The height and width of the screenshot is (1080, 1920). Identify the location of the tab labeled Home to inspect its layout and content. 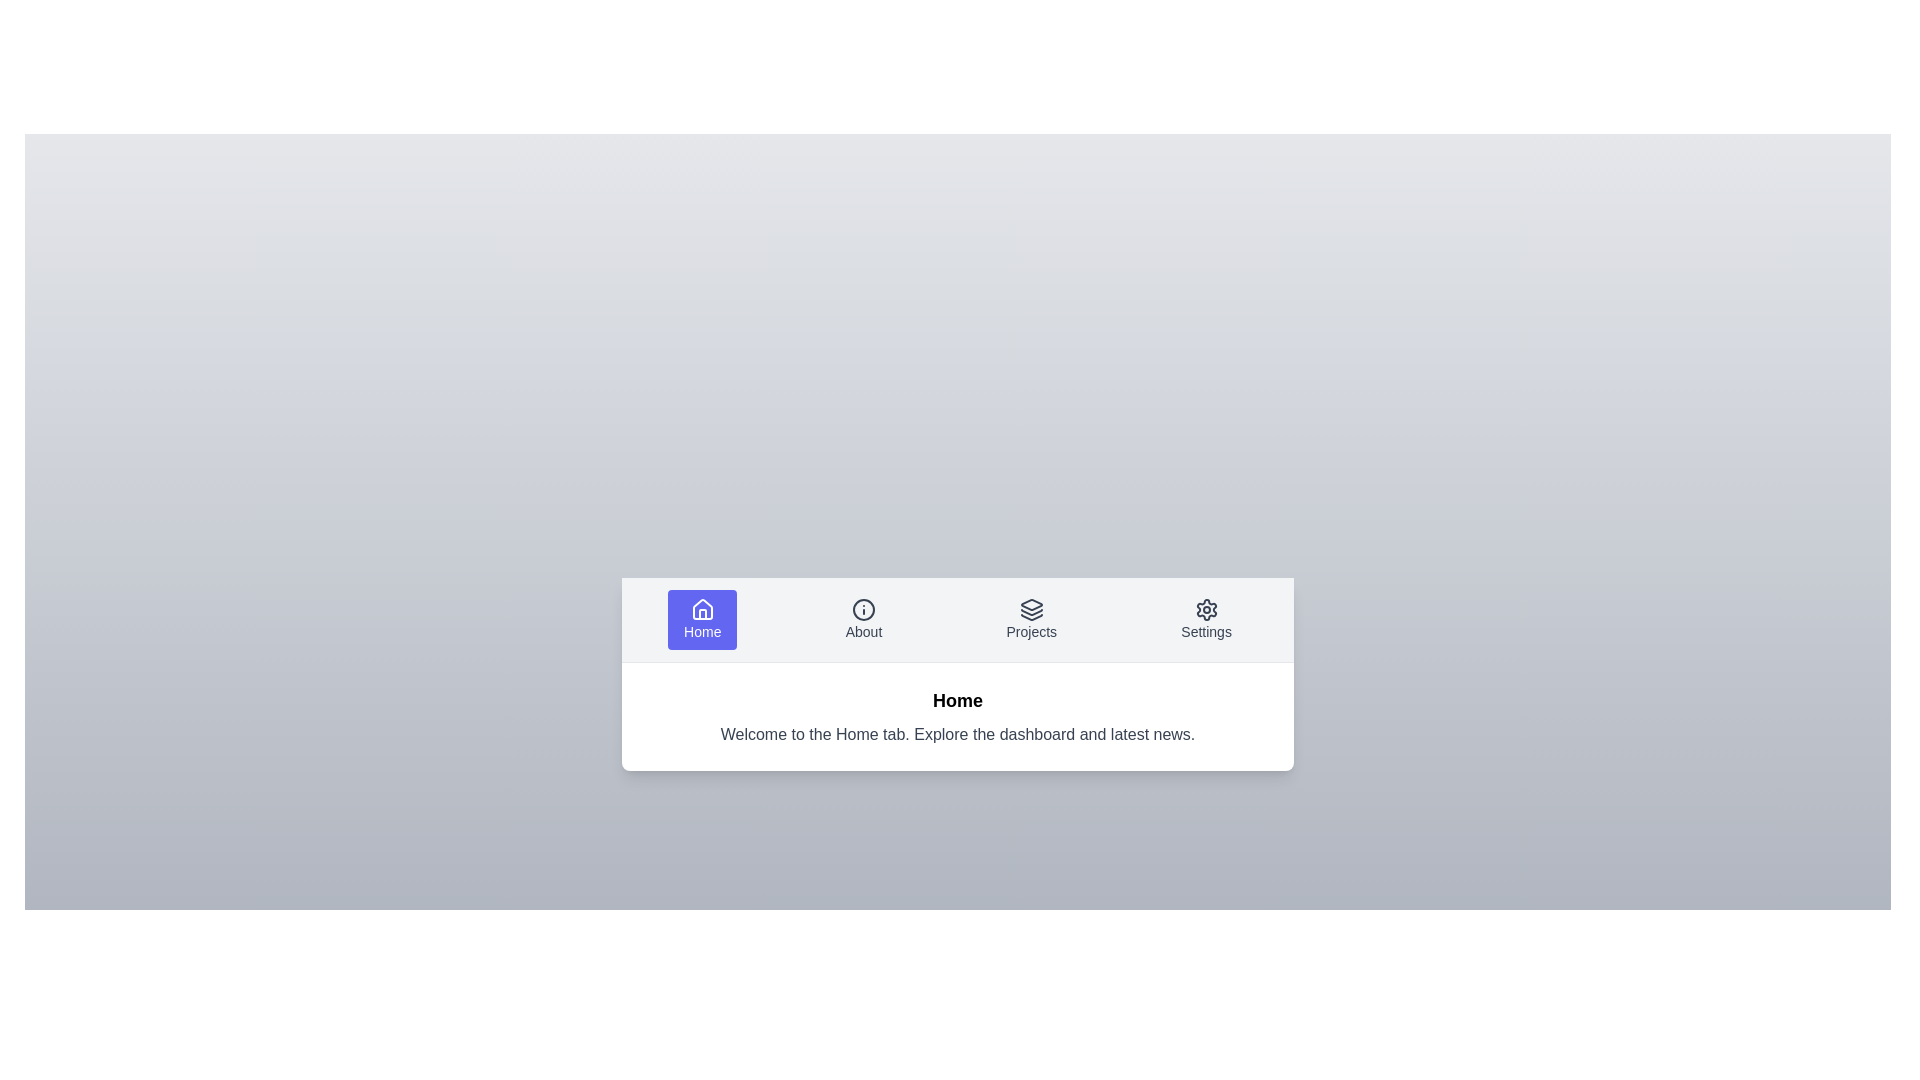
(701, 617).